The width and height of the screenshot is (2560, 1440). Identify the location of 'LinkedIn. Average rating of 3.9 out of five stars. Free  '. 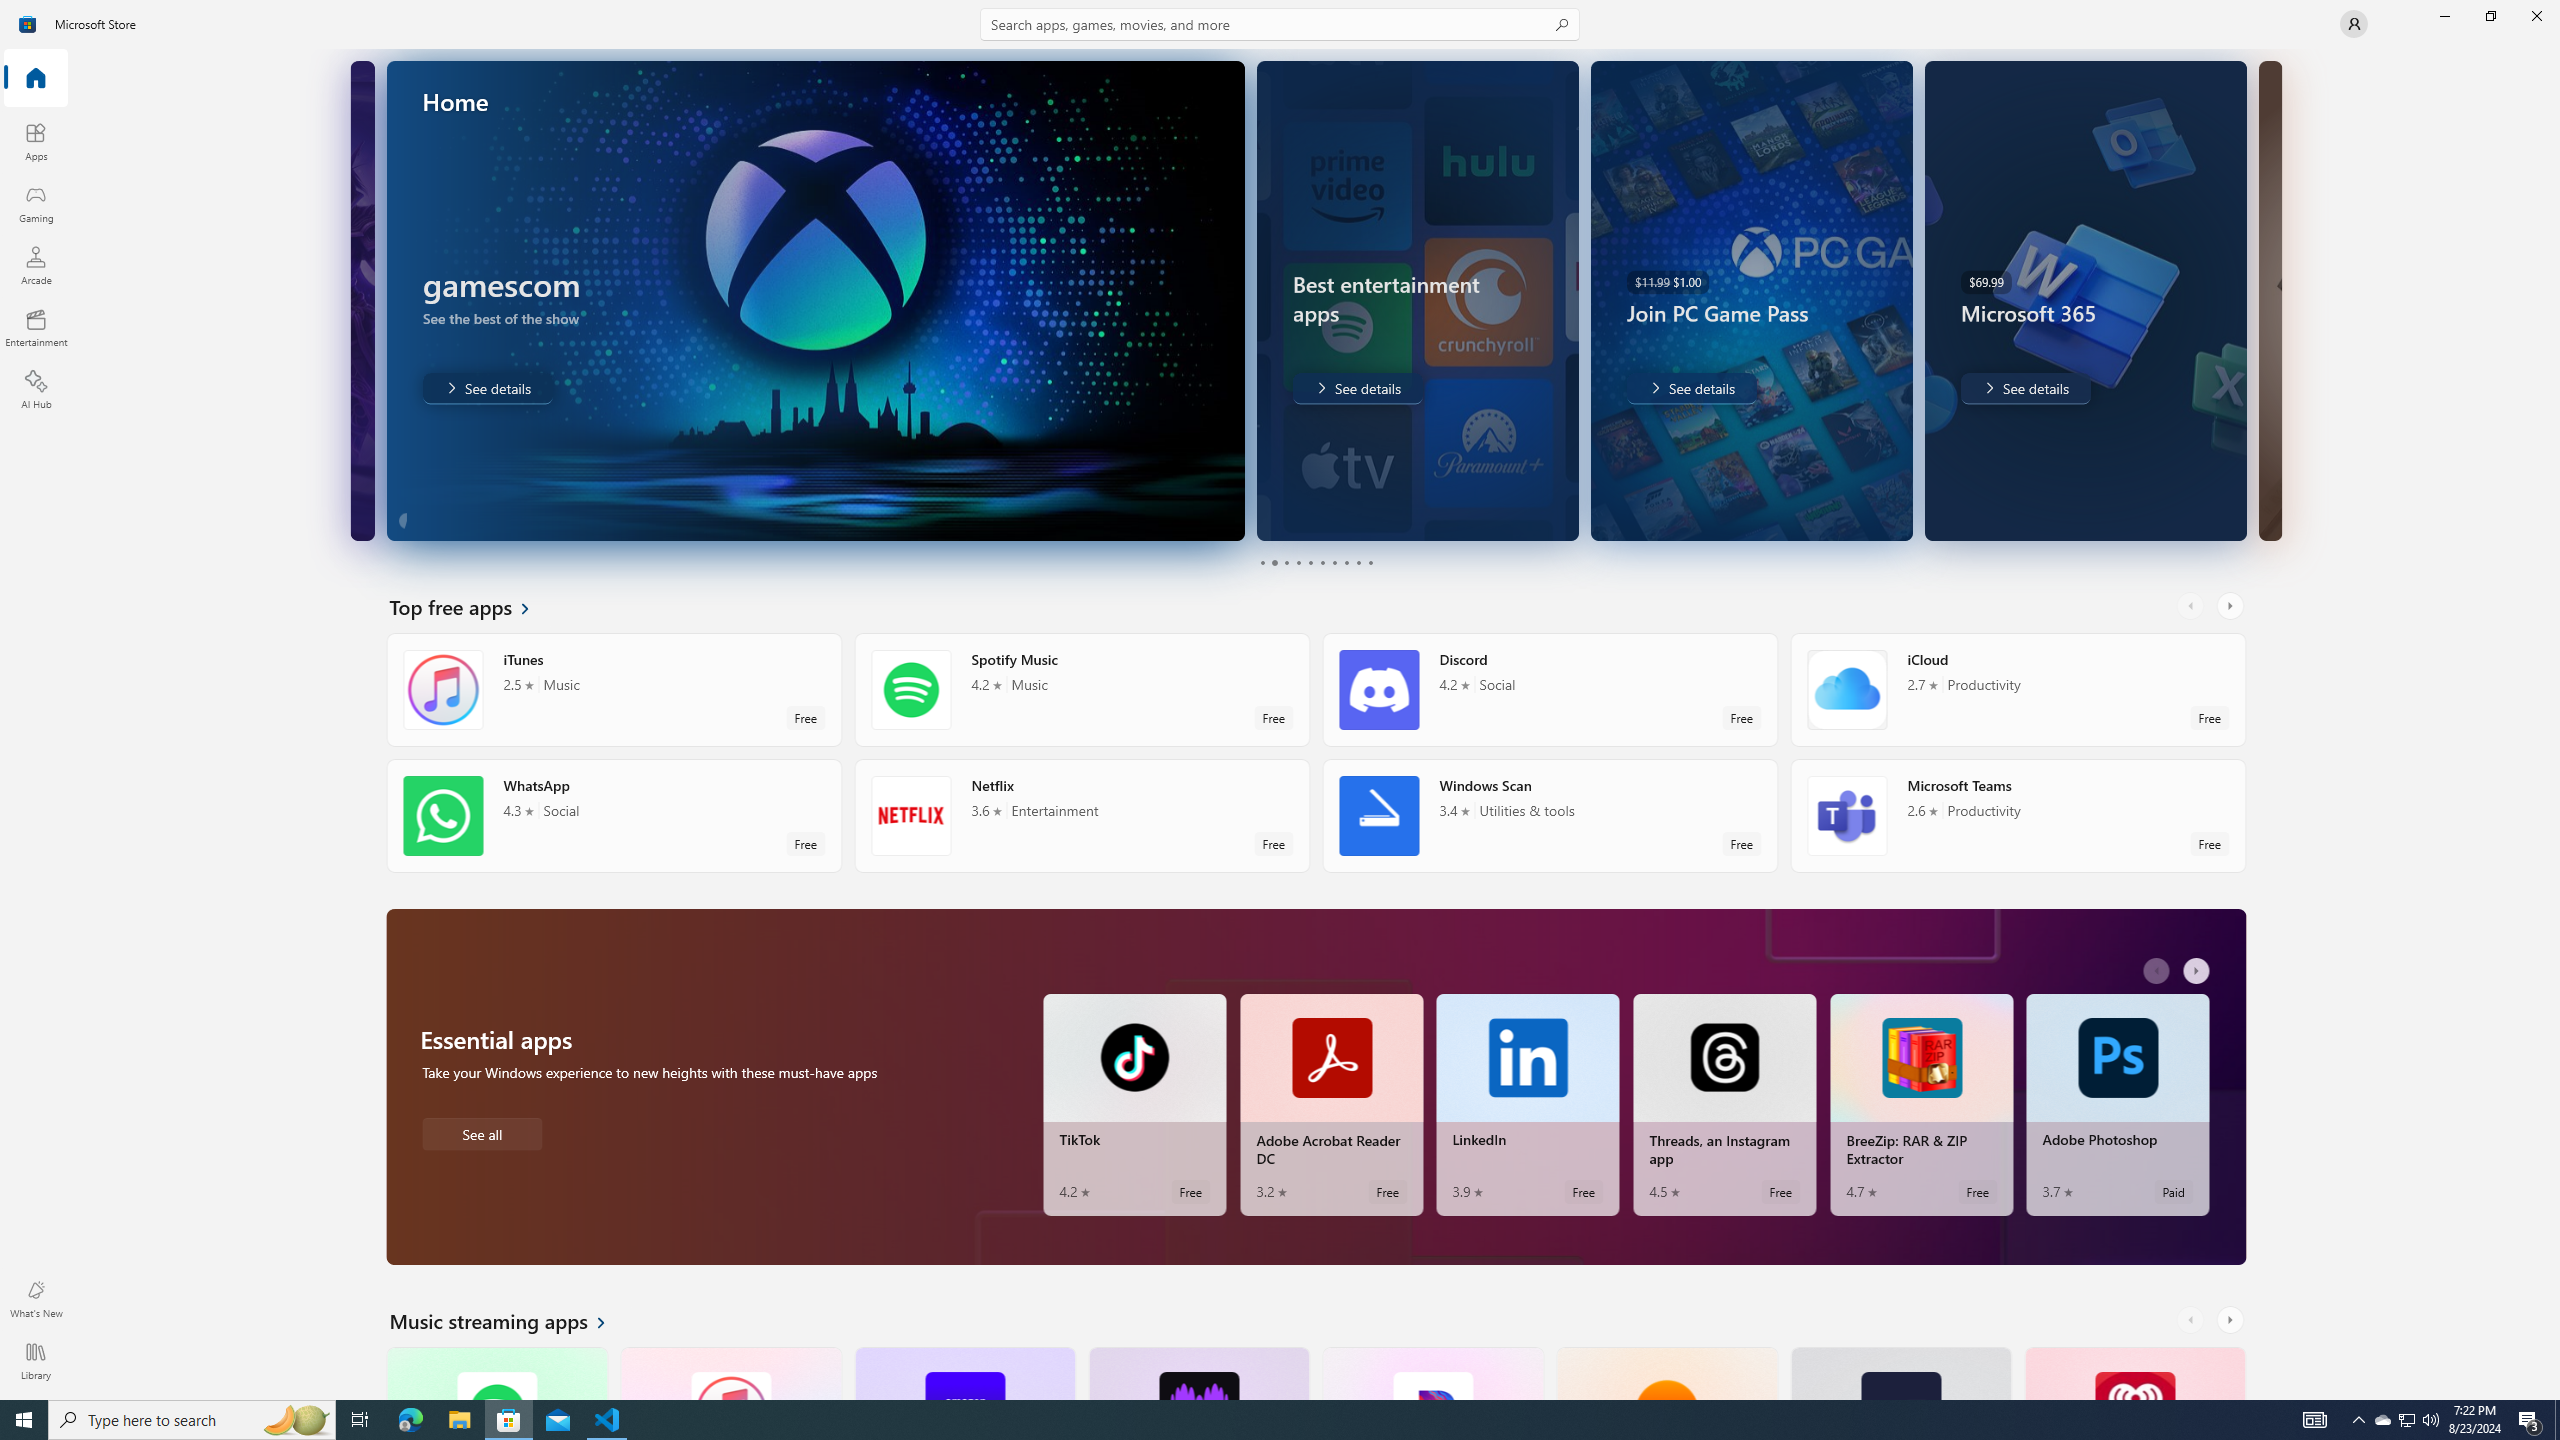
(1528, 1104).